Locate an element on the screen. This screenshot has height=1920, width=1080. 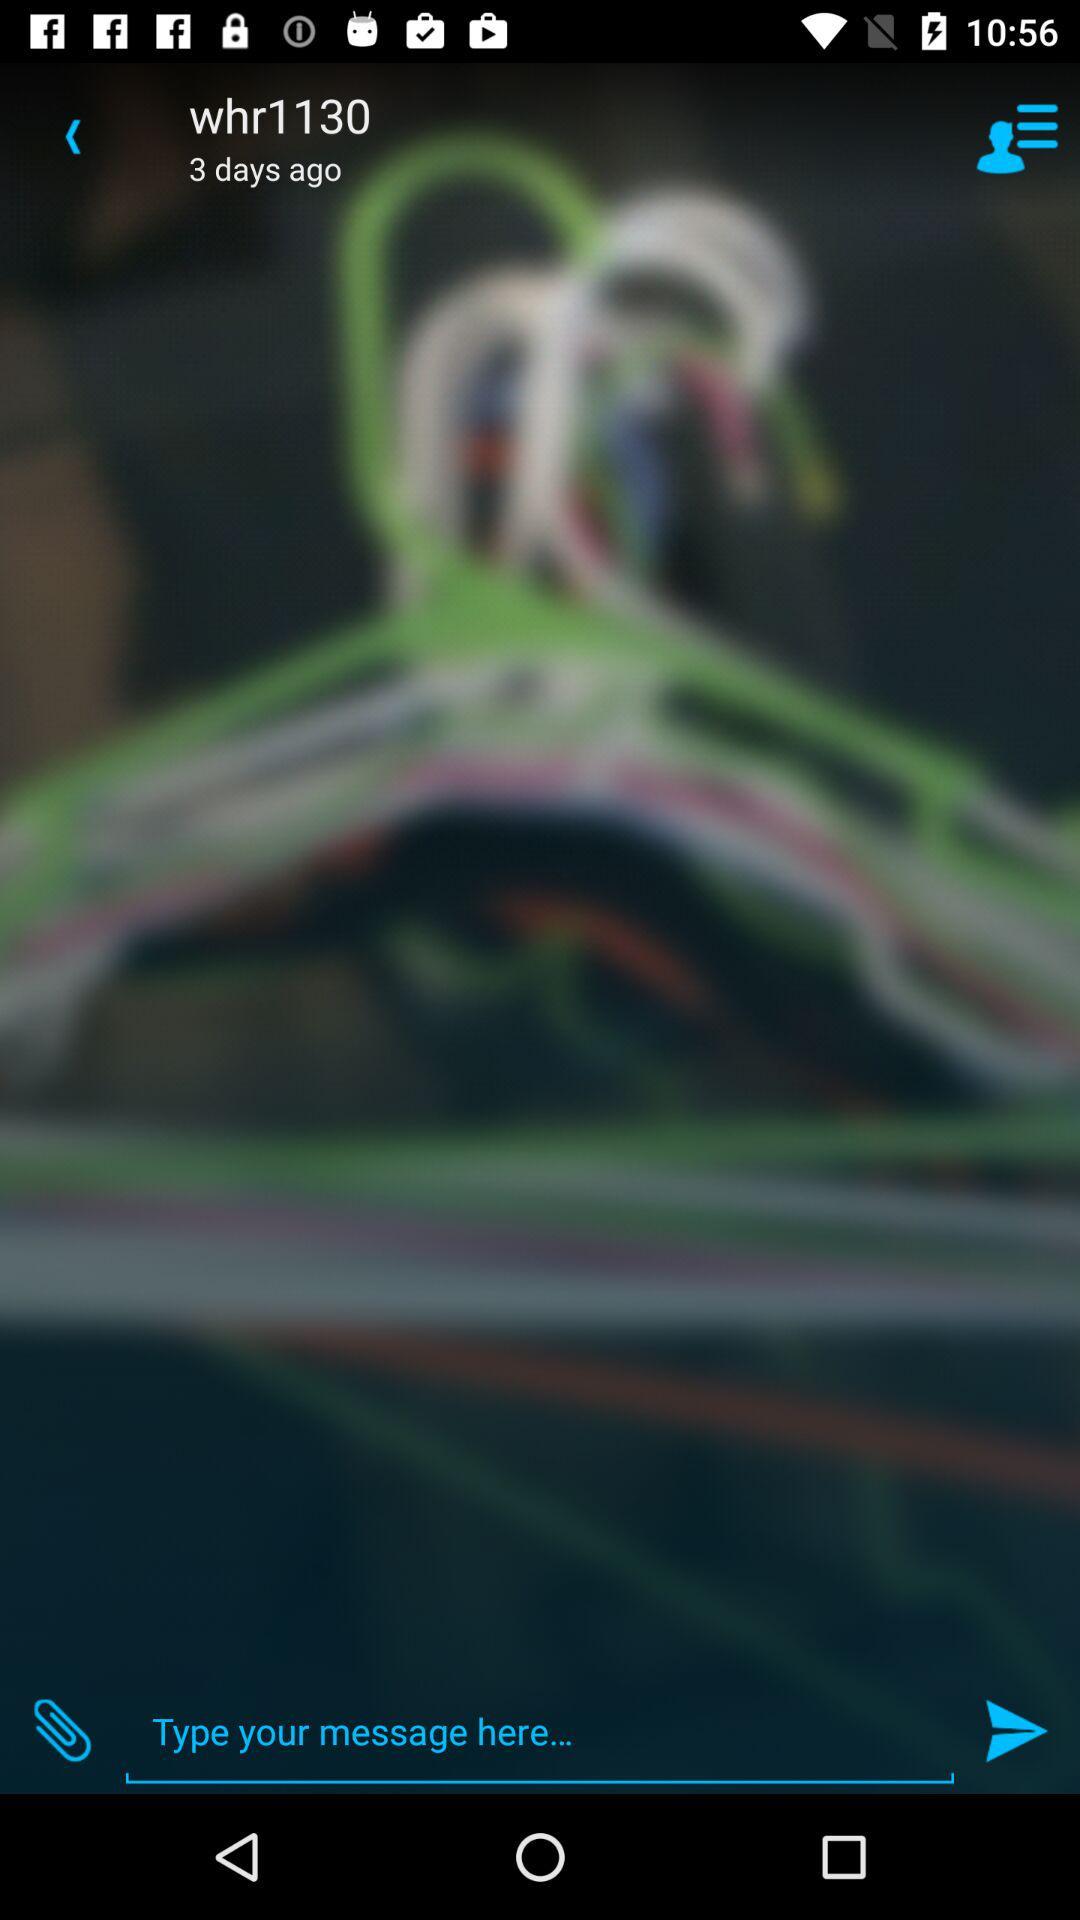
the send icon is located at coordinates (1017, 1730).